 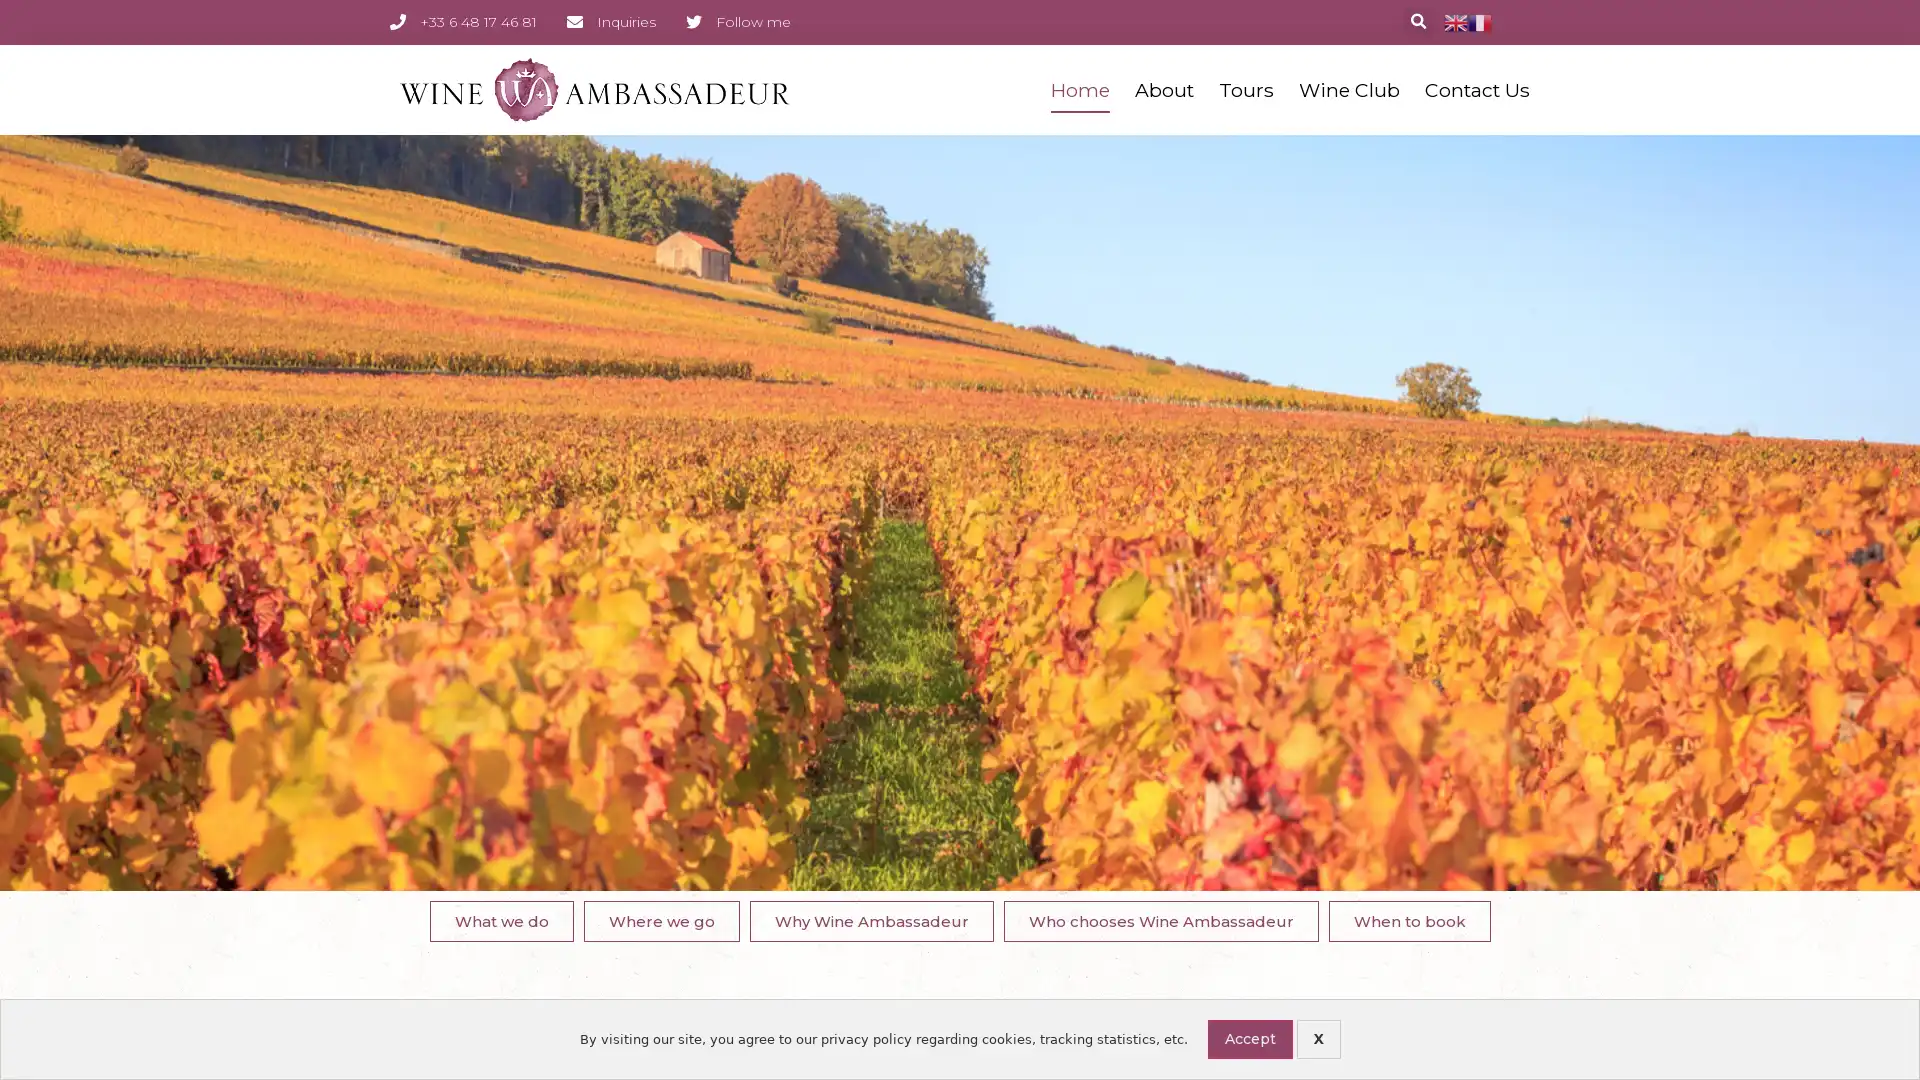 What do you see at coordinates (870, 920) in the screenshot?
I see `Why Wine Ambassadeur` at bounding box center [870, 920].